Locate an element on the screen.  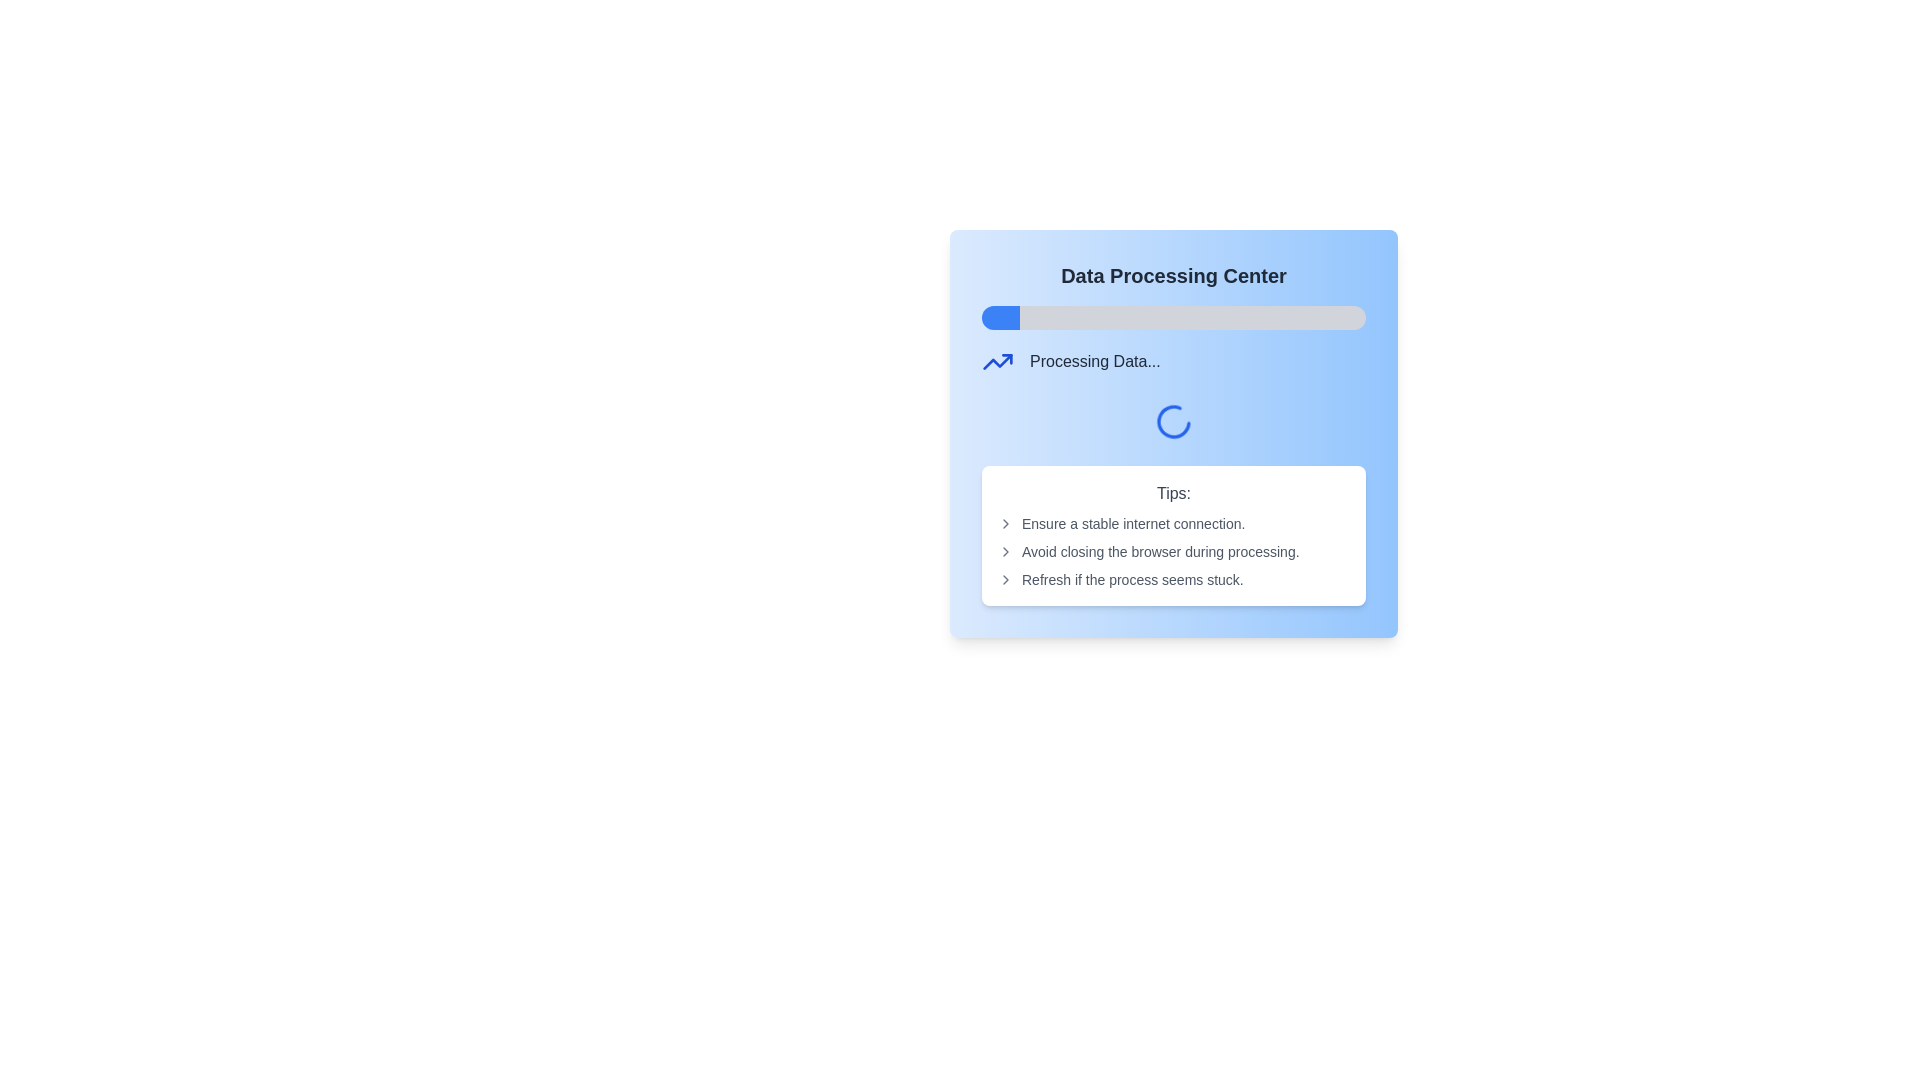
the chevron icon located to the left of the text 'Refresh if the process seems stuck.' in the tips section is located at coordinates (1006, 579).